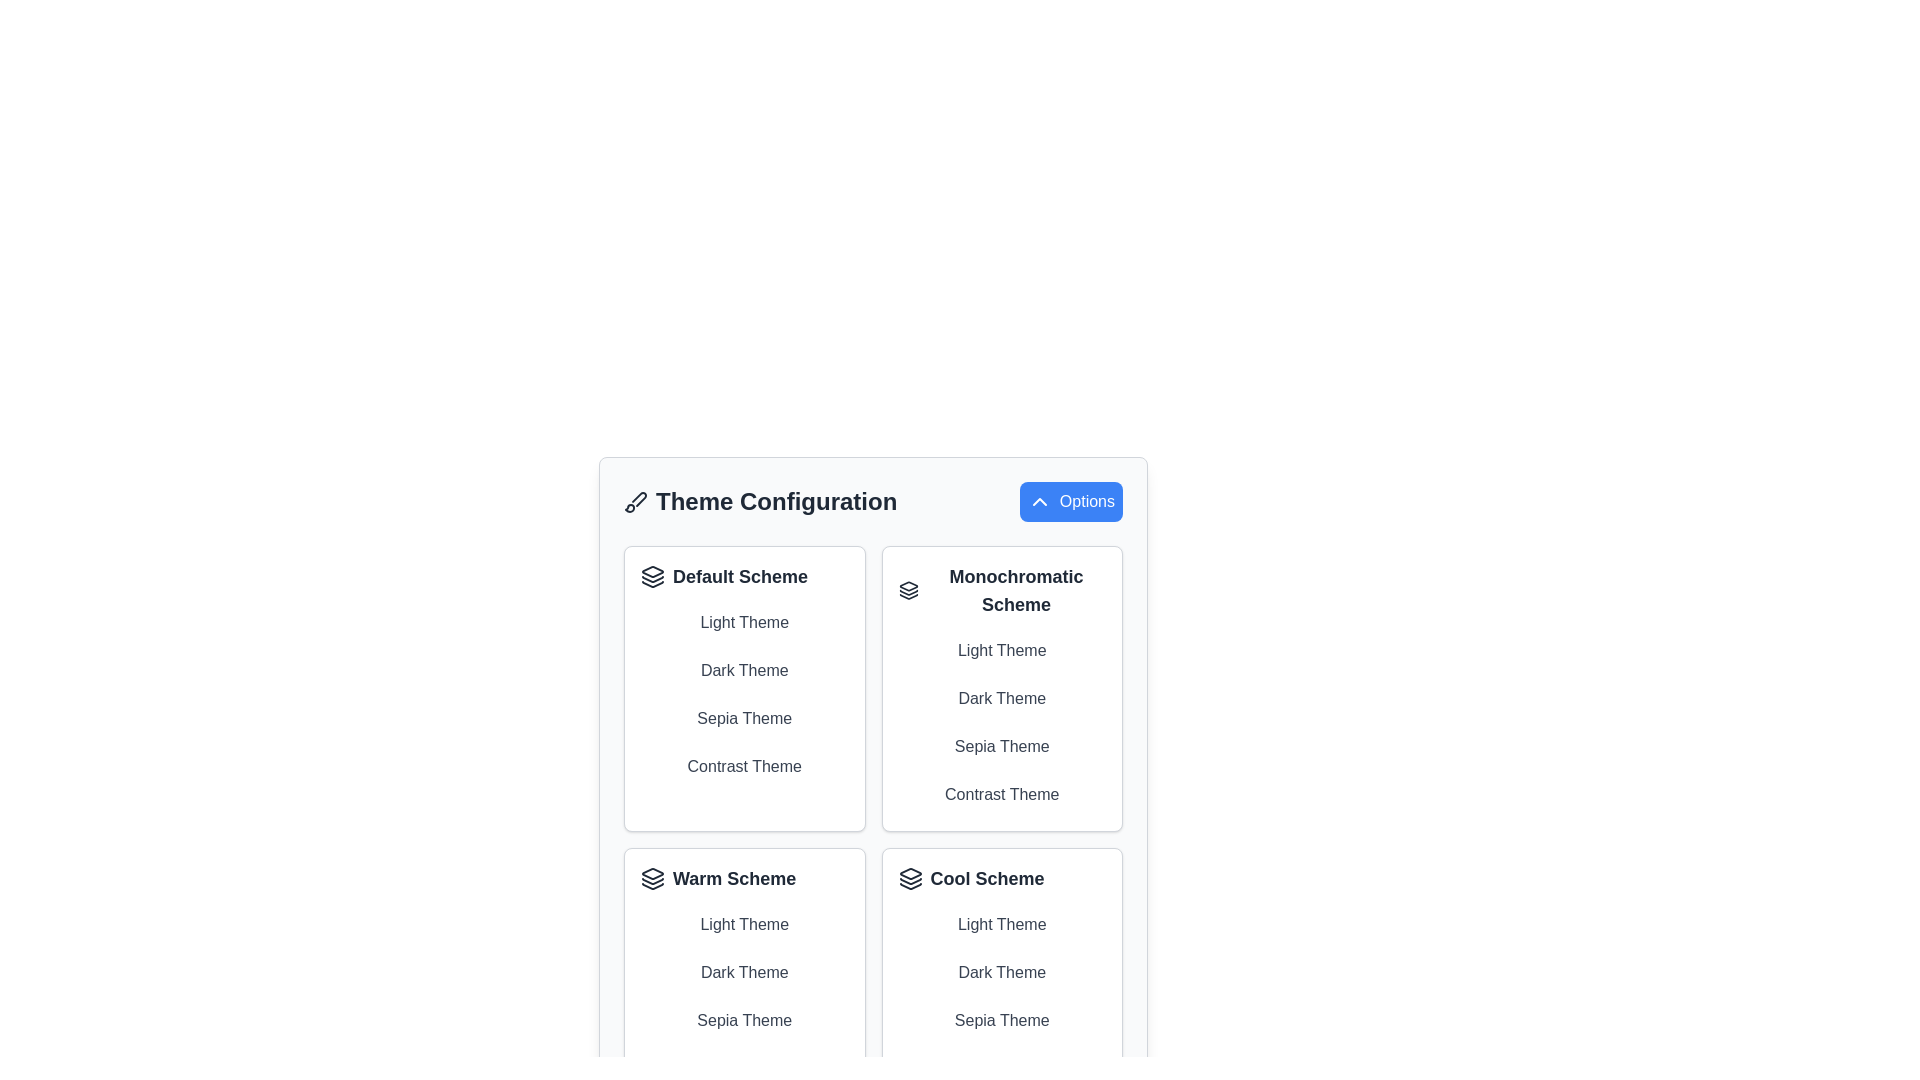 Image resolution: width=1920 pixels, height=1080 pixels. I want to click on the 'Monochromatic Scheme' text header or its accompanying icon, so click(1002, 589).